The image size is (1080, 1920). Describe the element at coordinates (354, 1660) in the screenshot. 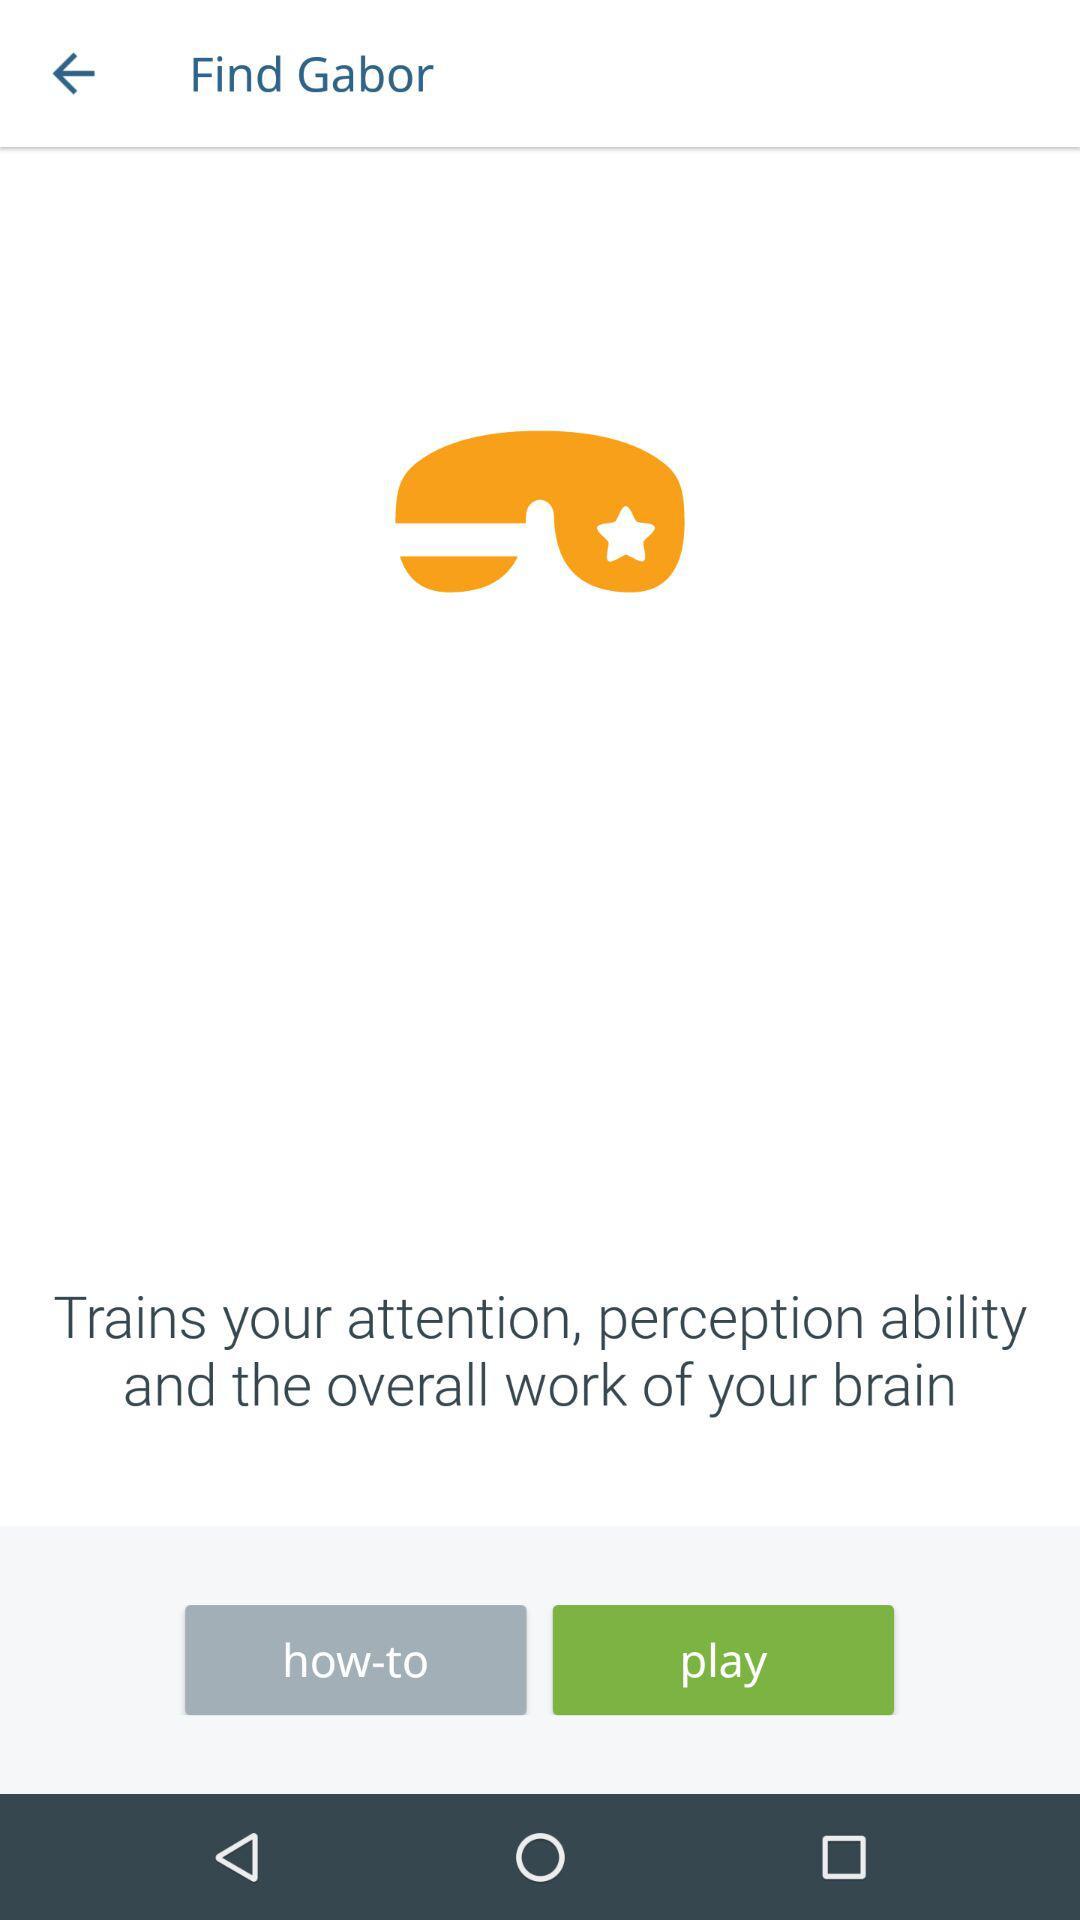

I see `how-to icon` at that location.